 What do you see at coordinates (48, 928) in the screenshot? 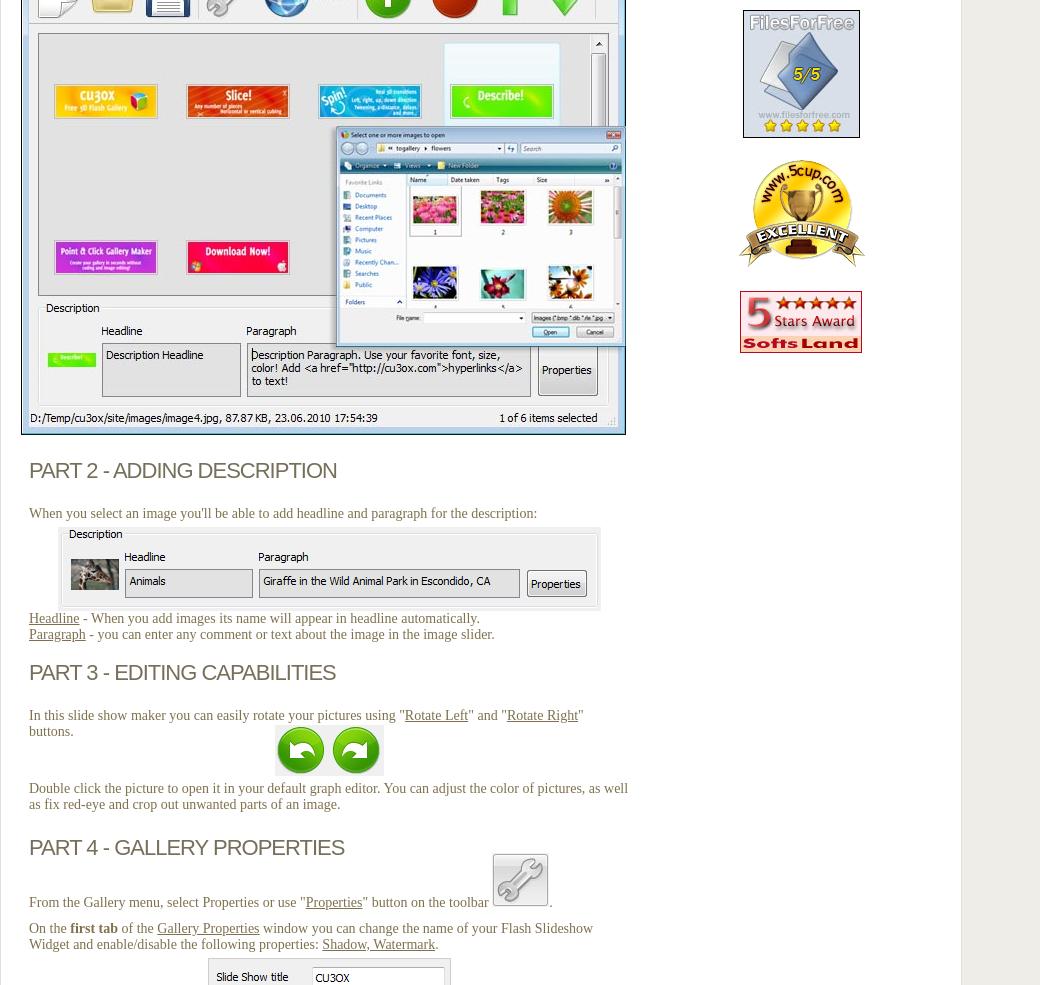
I see `'On the'` at bounding box center [48, 928].